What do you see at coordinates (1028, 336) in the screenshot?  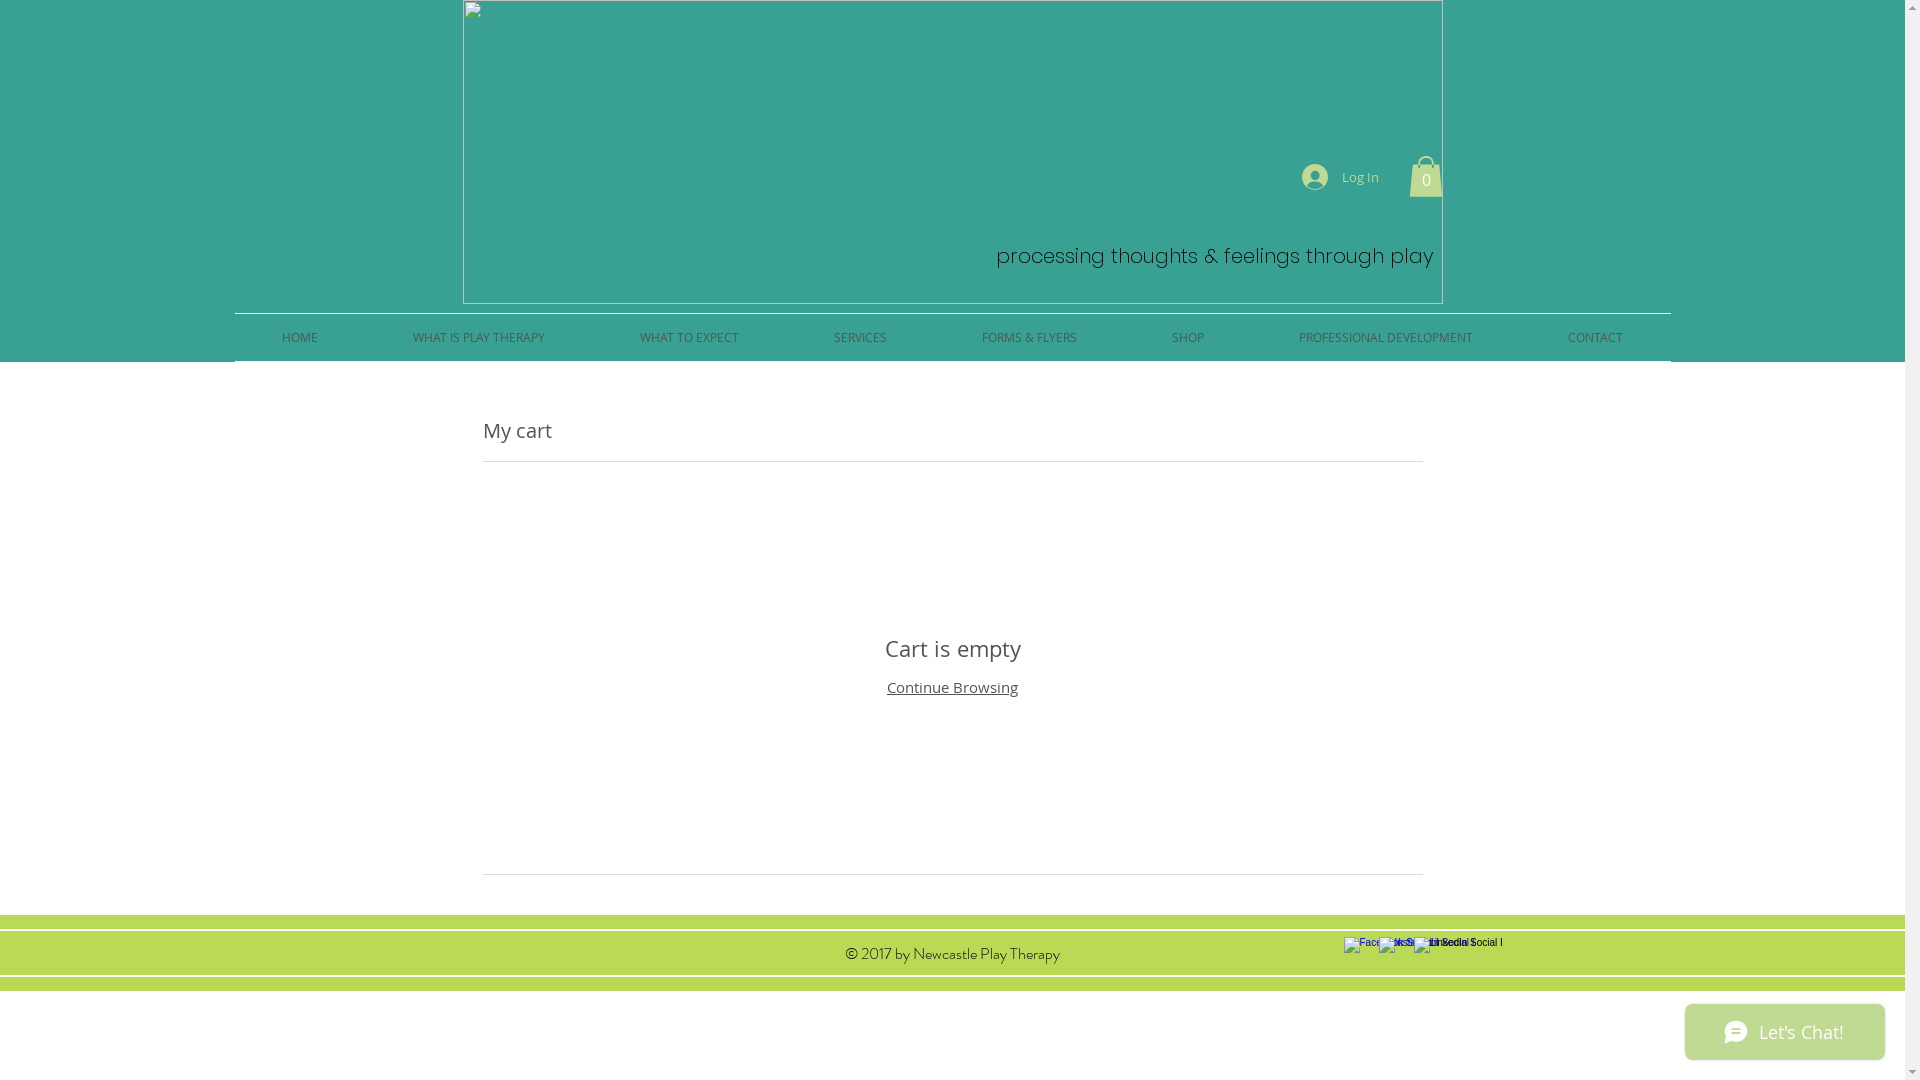 I see `'FORMS & FLYERS'` at bounding box center [1028, 336].